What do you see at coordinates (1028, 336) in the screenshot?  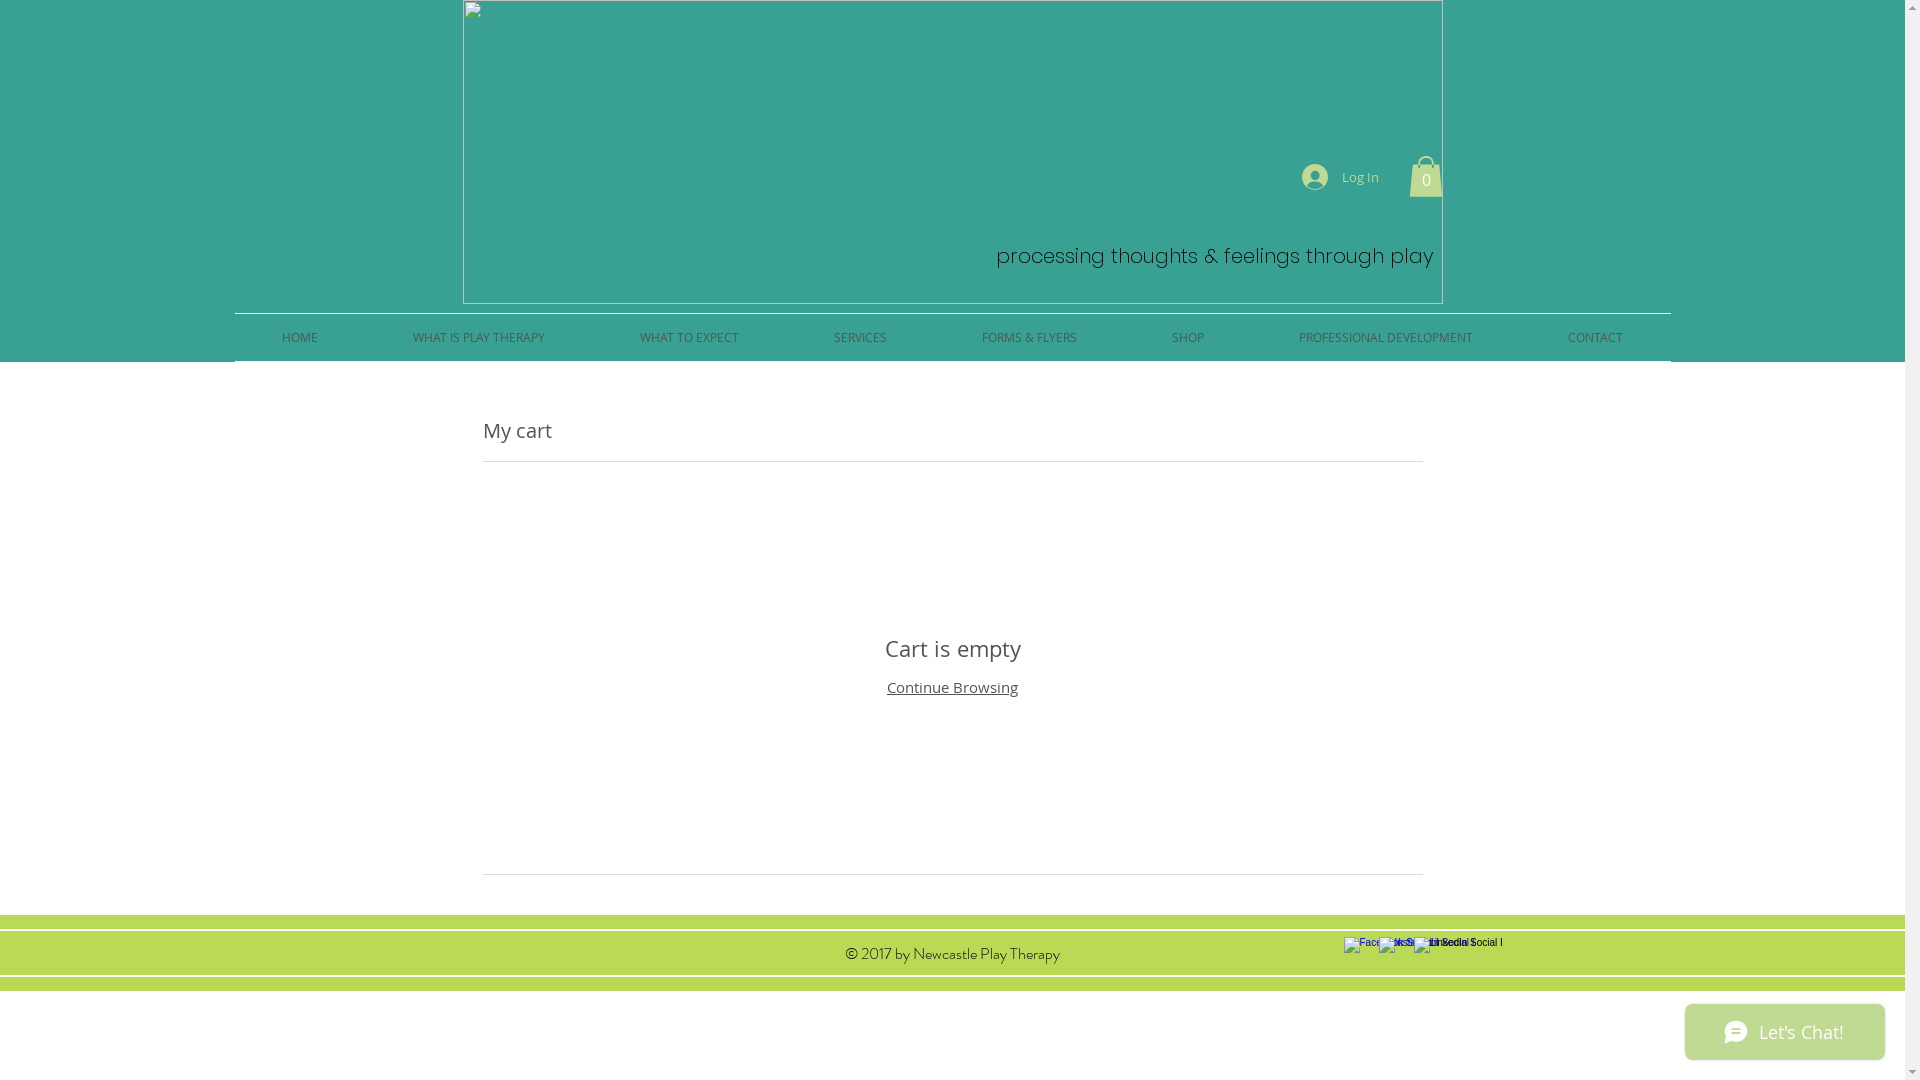 I see `'FORMS & FLYERS'` at bounding box center [1028, 336].